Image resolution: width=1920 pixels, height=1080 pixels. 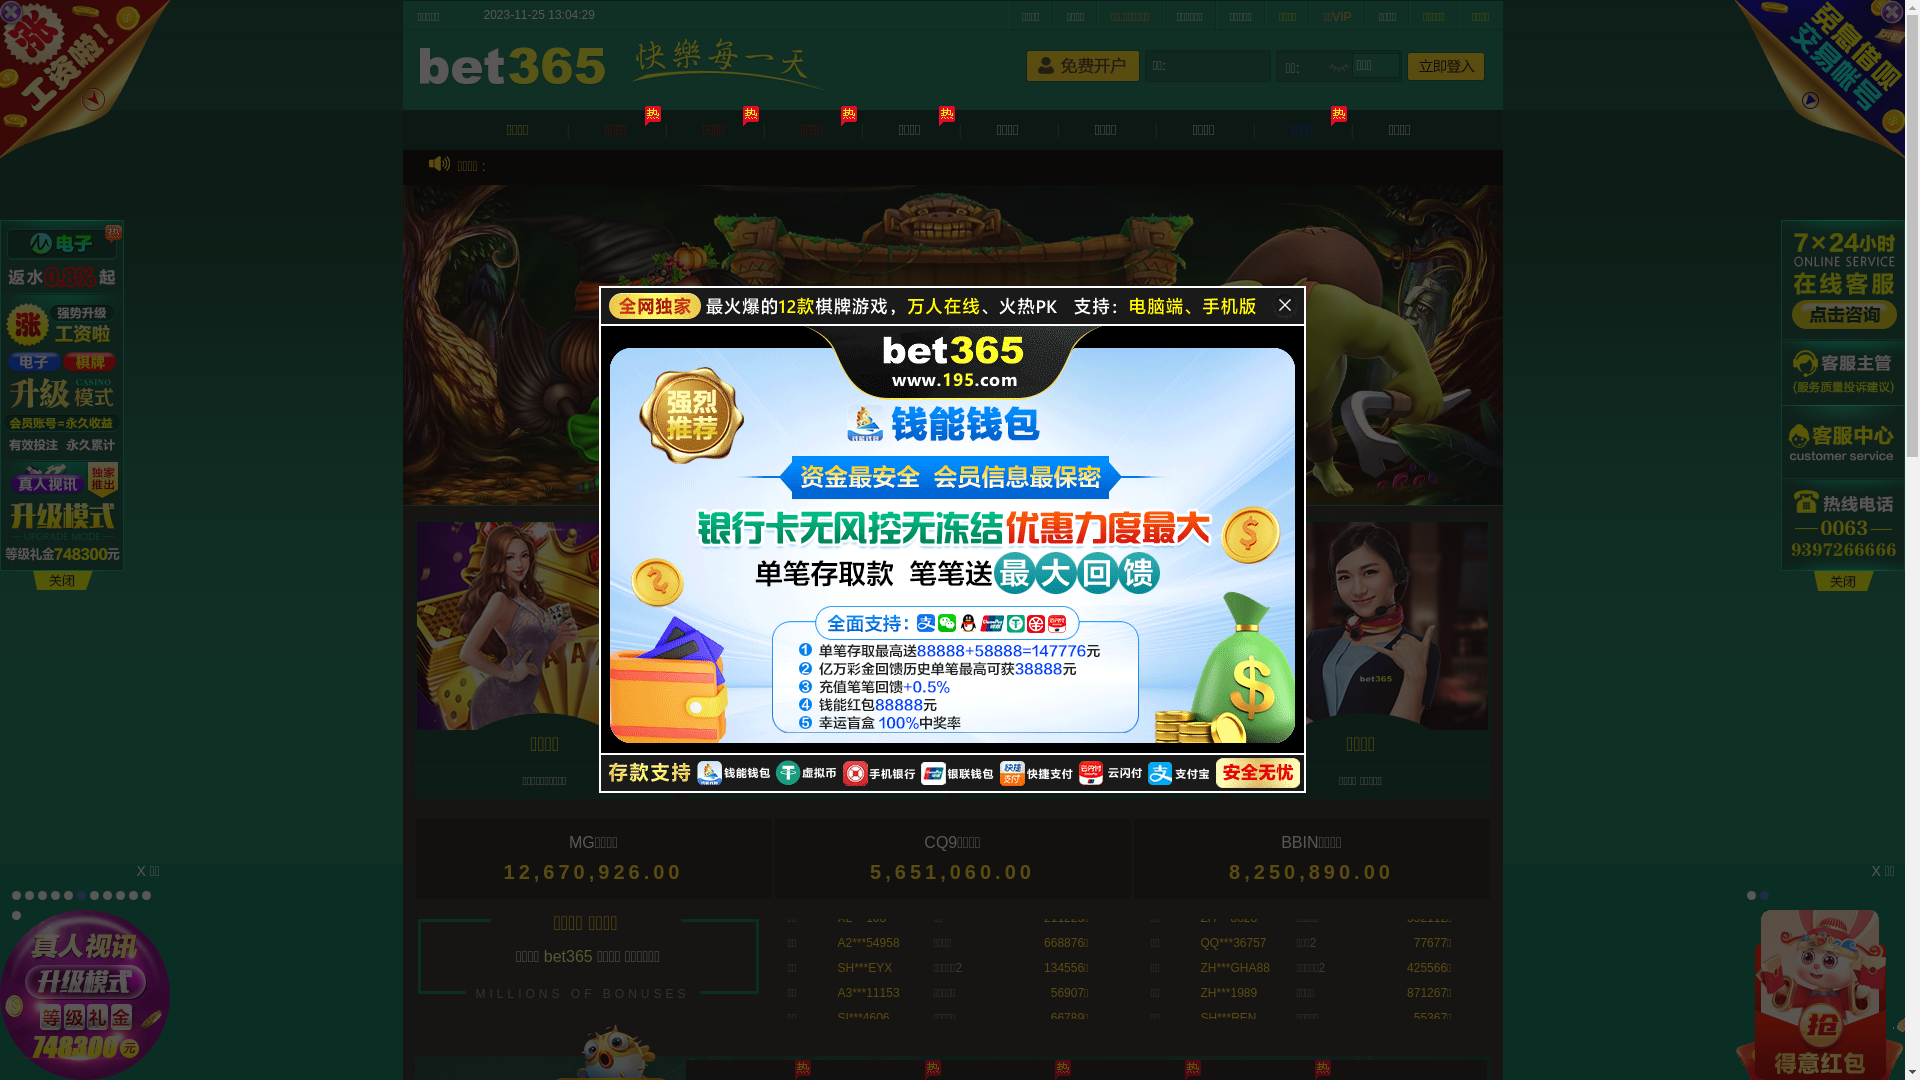 What do you see at coordinates (101, 894) in the screenshot?
I see `'8'` at bounding box center [101, 894].